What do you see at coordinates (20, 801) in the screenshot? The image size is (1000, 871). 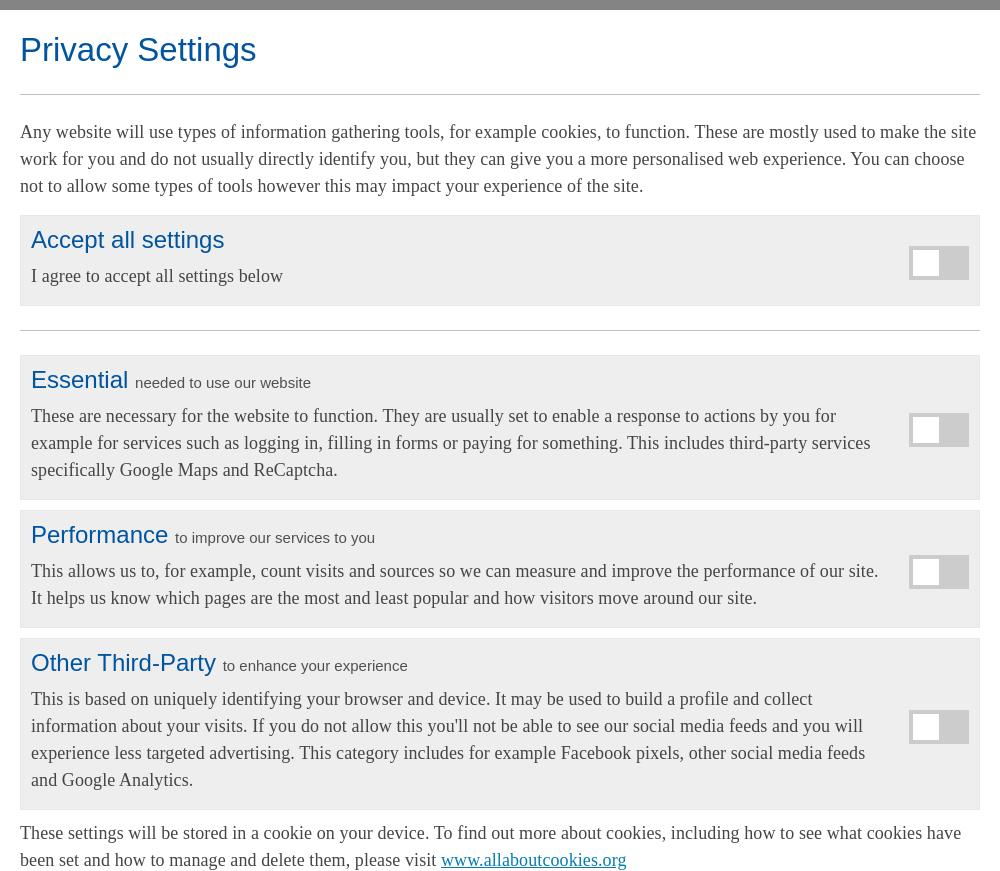 I see `'Alarmed Housing'` at bounding box center [20, 801].